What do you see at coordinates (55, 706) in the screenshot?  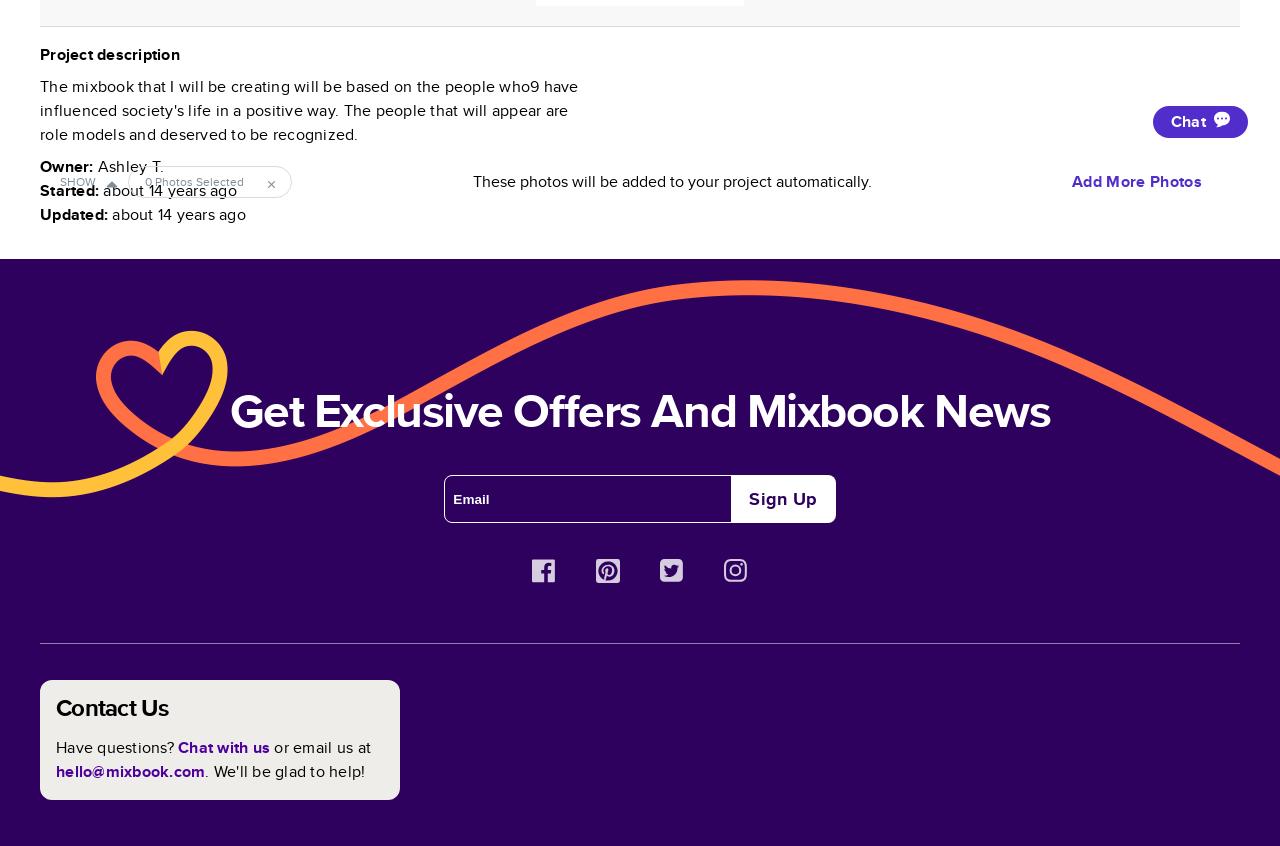 I see `'Contact Us'` at bounding box center [55, 706].